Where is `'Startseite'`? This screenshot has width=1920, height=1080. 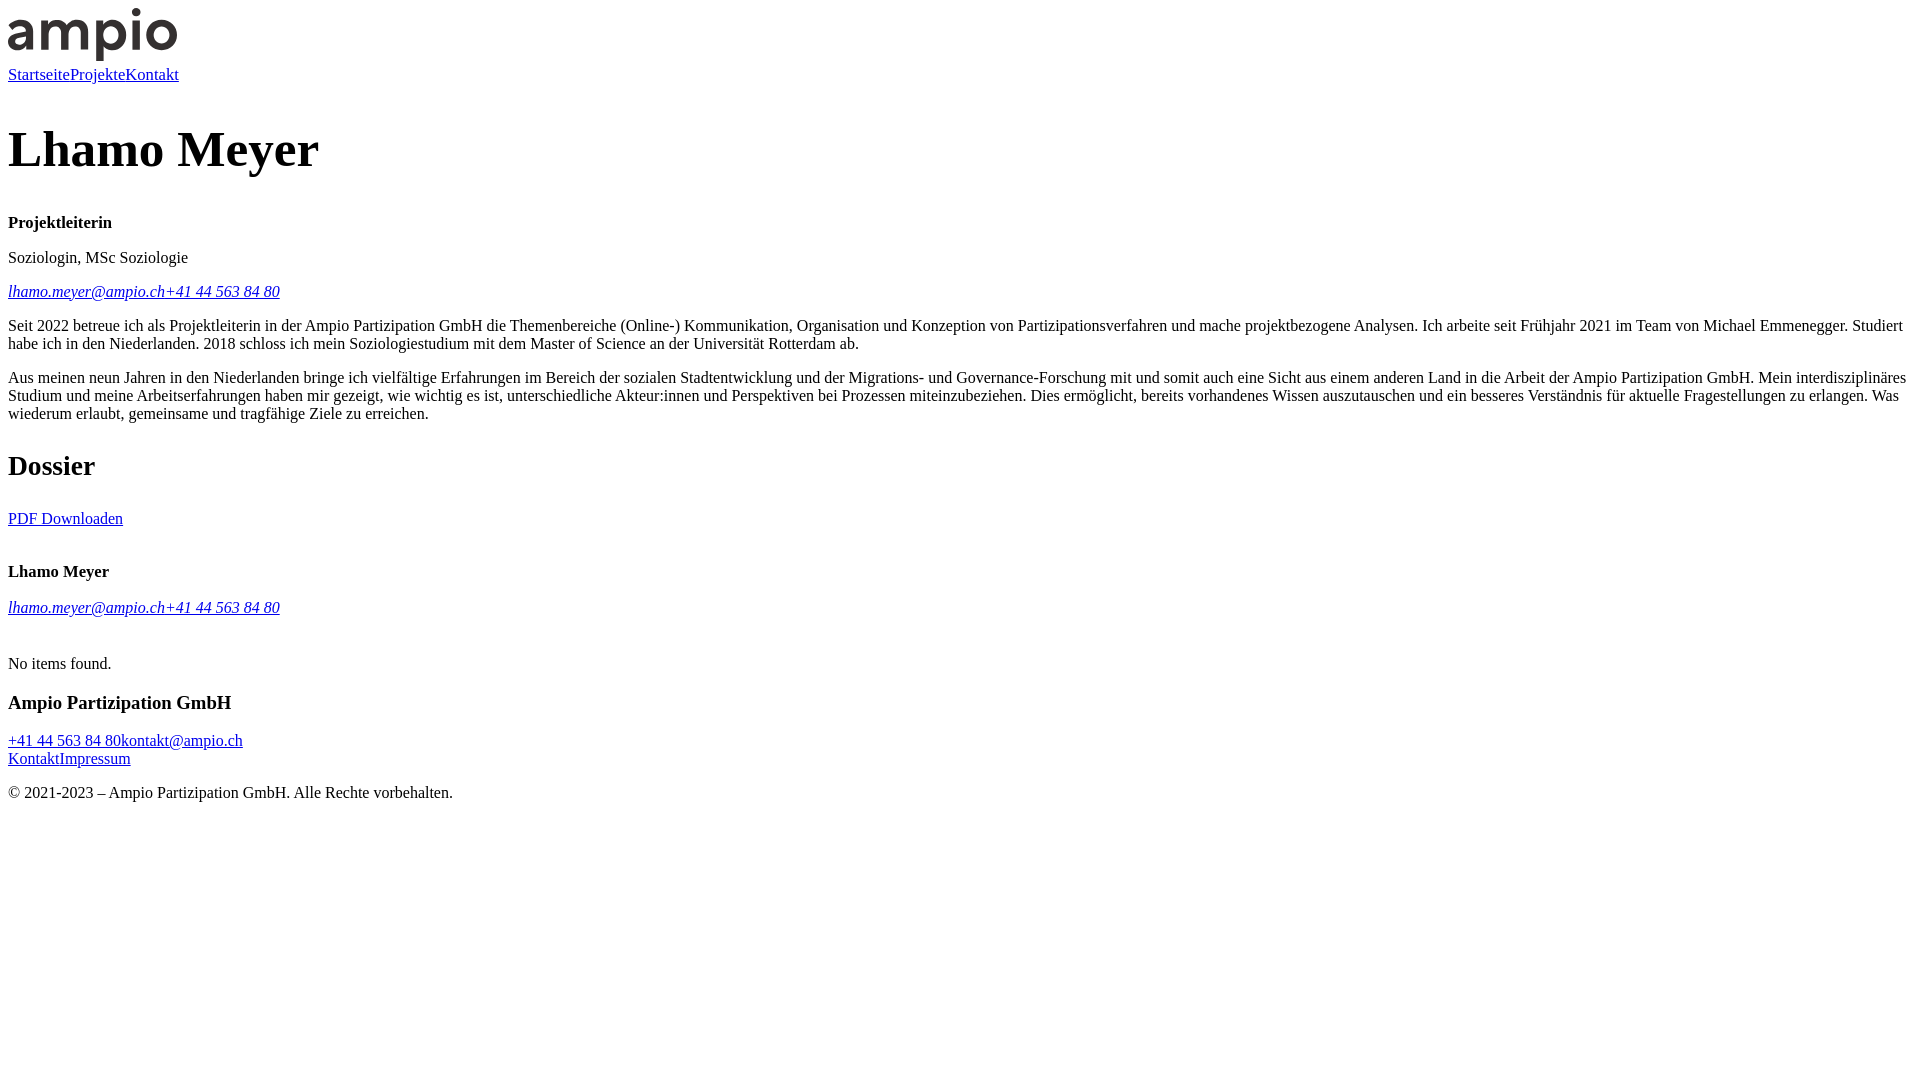 'Startseite' is located at coordinates (8, 73).